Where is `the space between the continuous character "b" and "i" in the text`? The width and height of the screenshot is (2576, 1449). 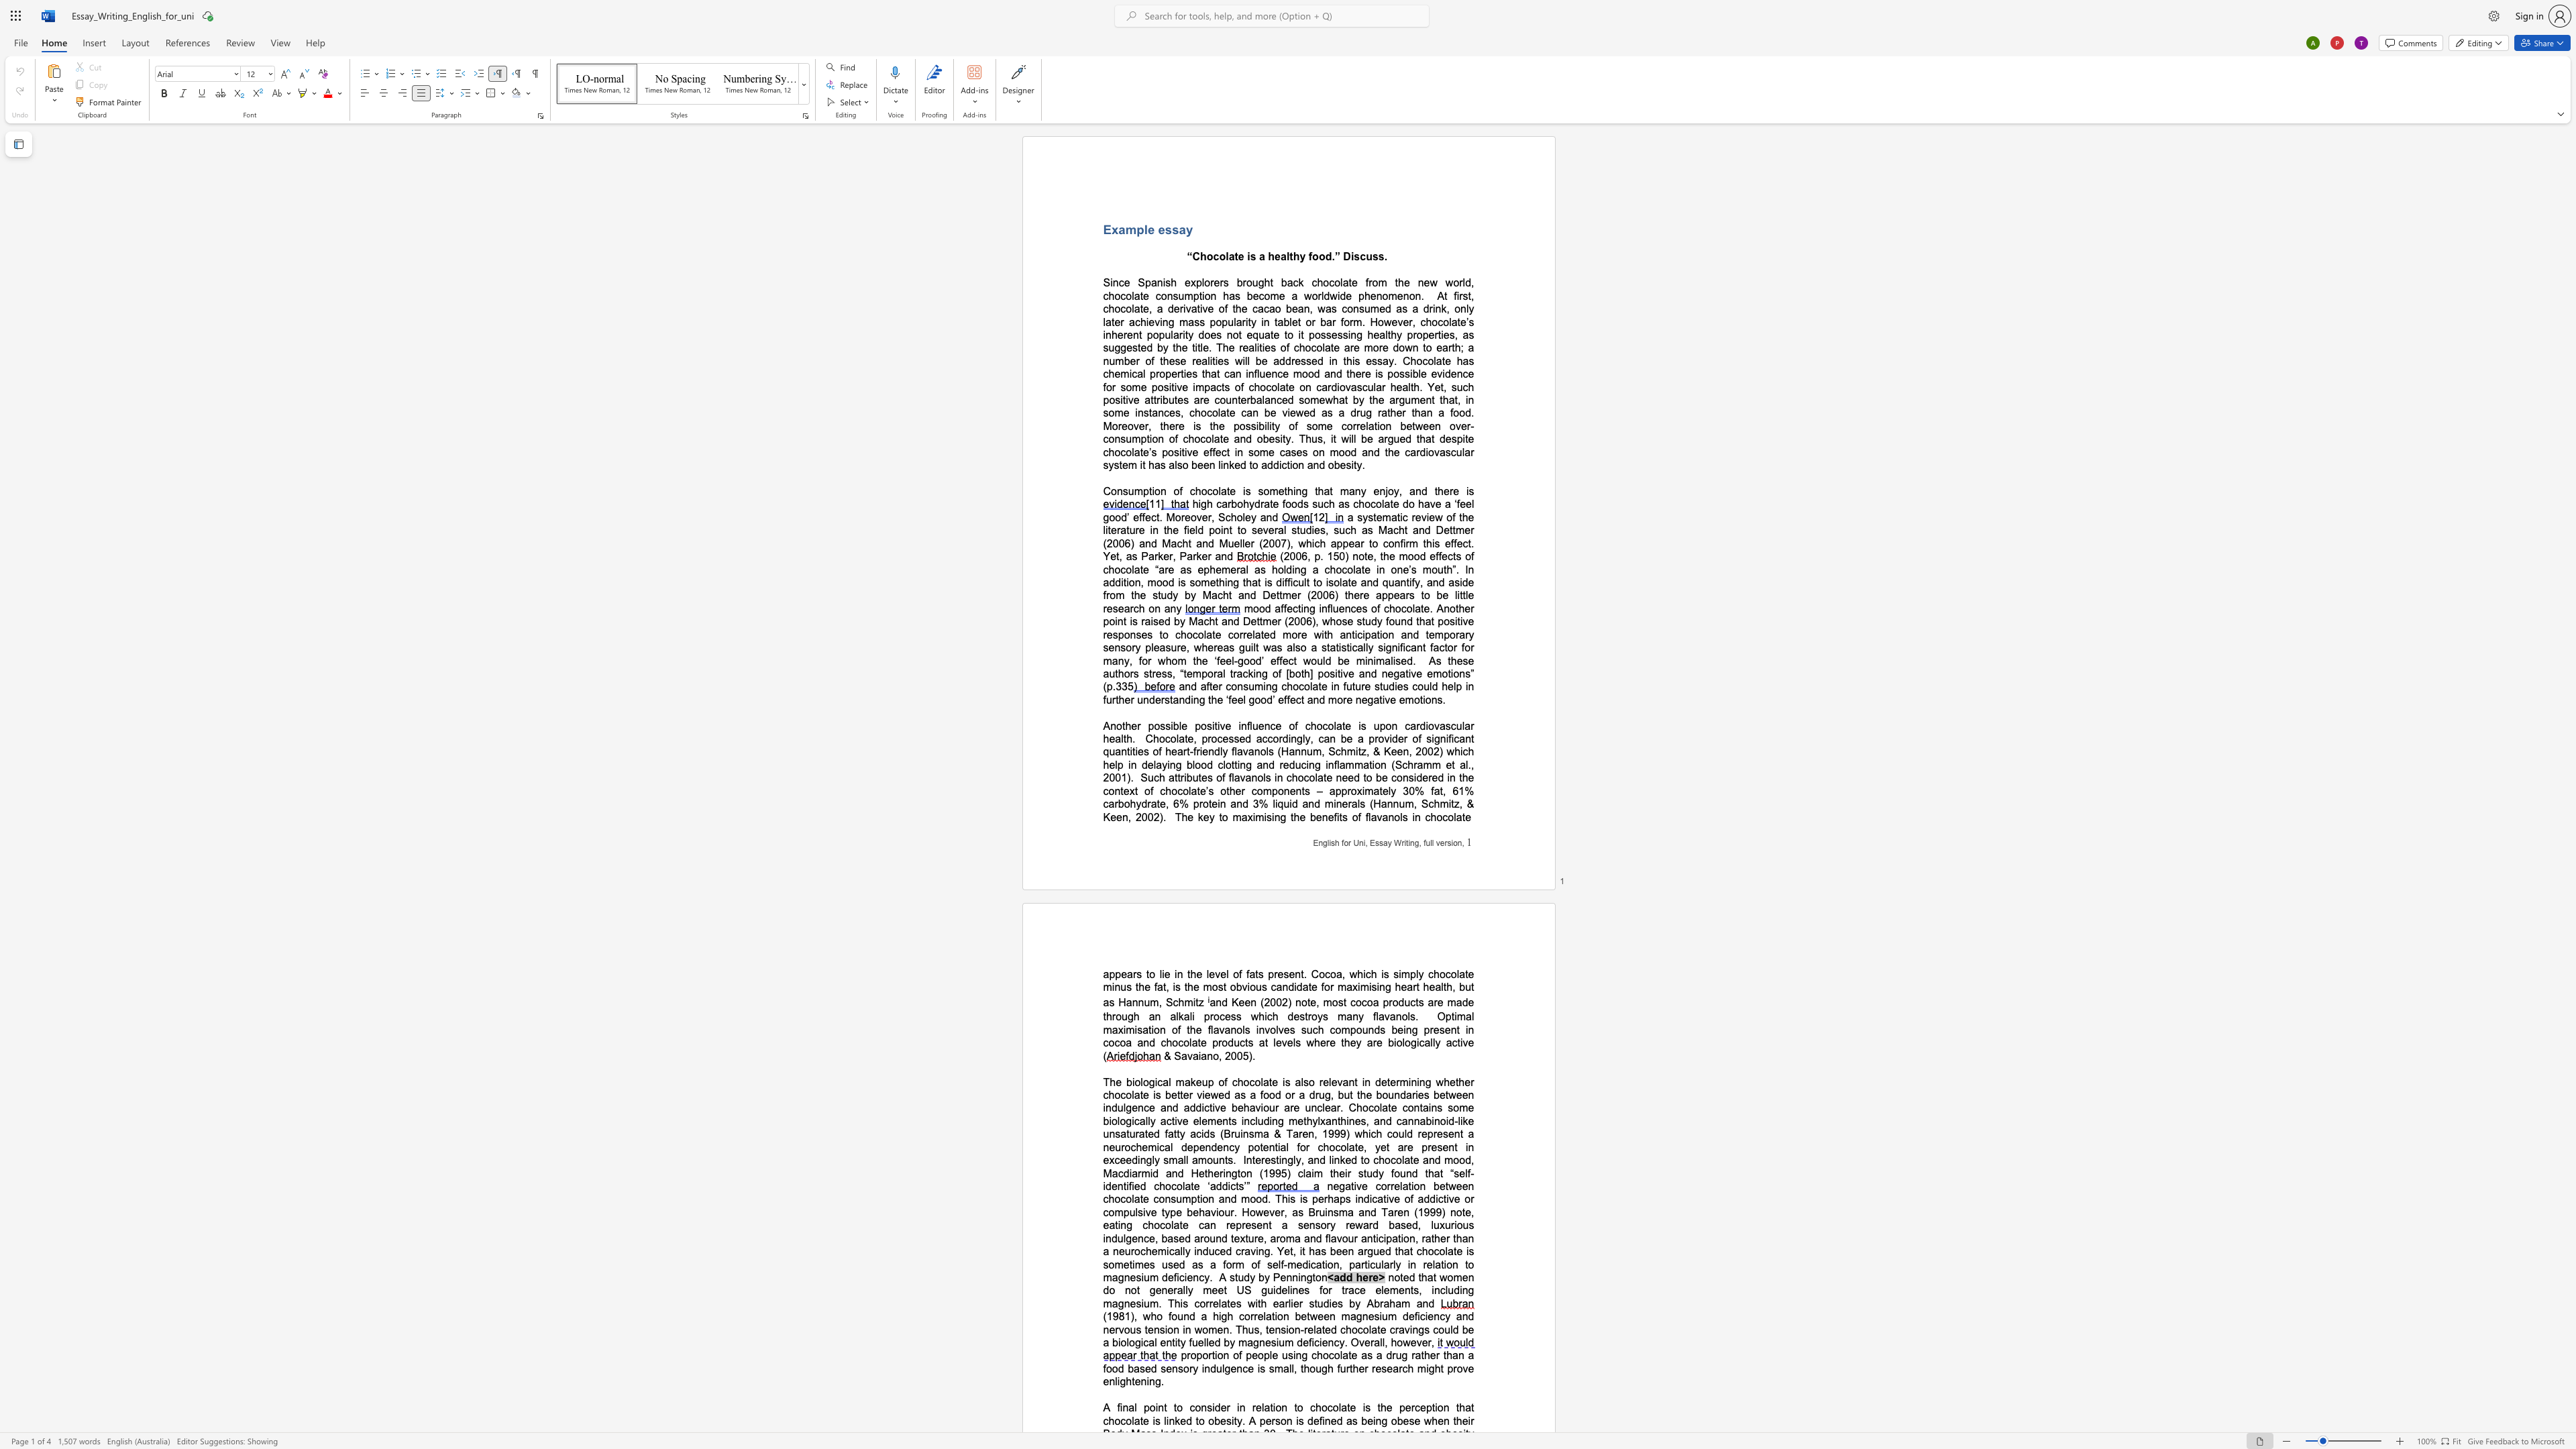
the space between the continuous character "b" and "i" in the text is located at coordinates (1263, 425).